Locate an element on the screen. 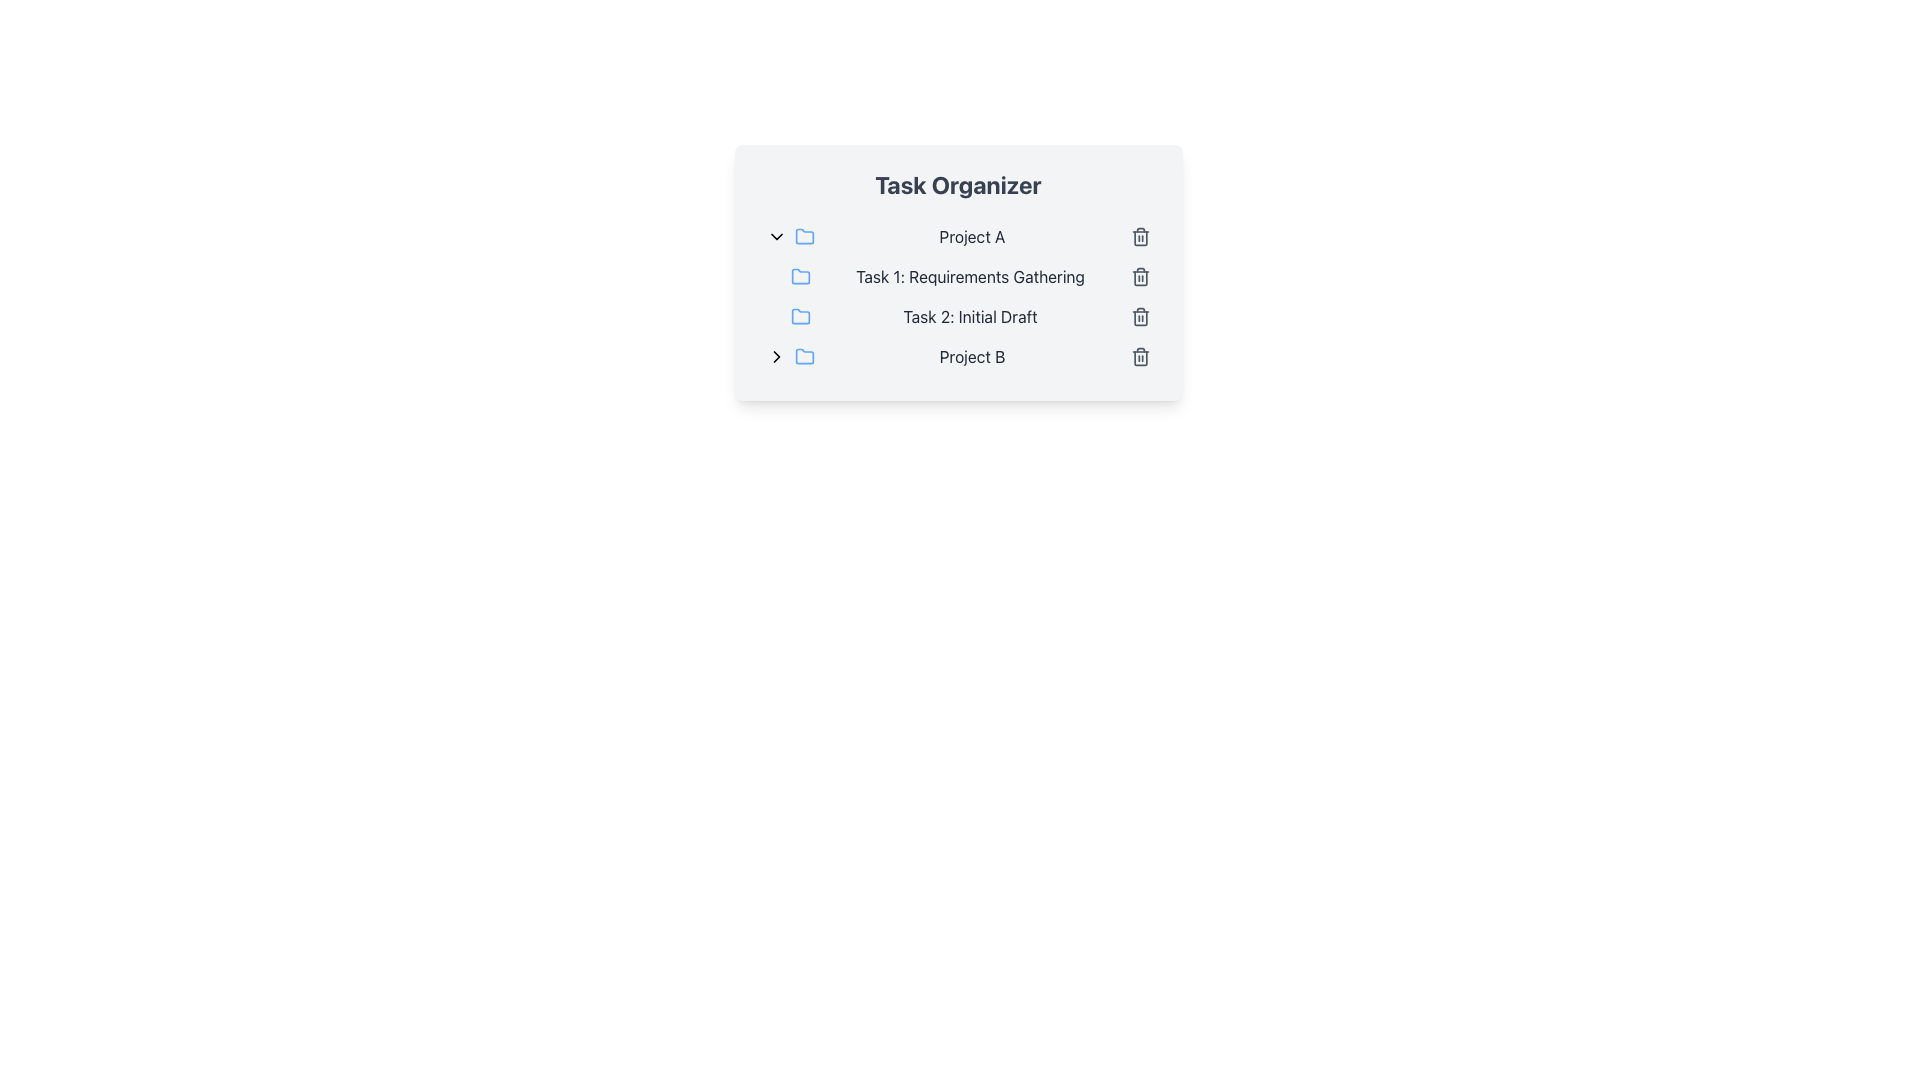 Image resolution: width=1920 pixels, height=1080 pixels. the second task entry in 'Project A' is located at coordinates (970, 315).